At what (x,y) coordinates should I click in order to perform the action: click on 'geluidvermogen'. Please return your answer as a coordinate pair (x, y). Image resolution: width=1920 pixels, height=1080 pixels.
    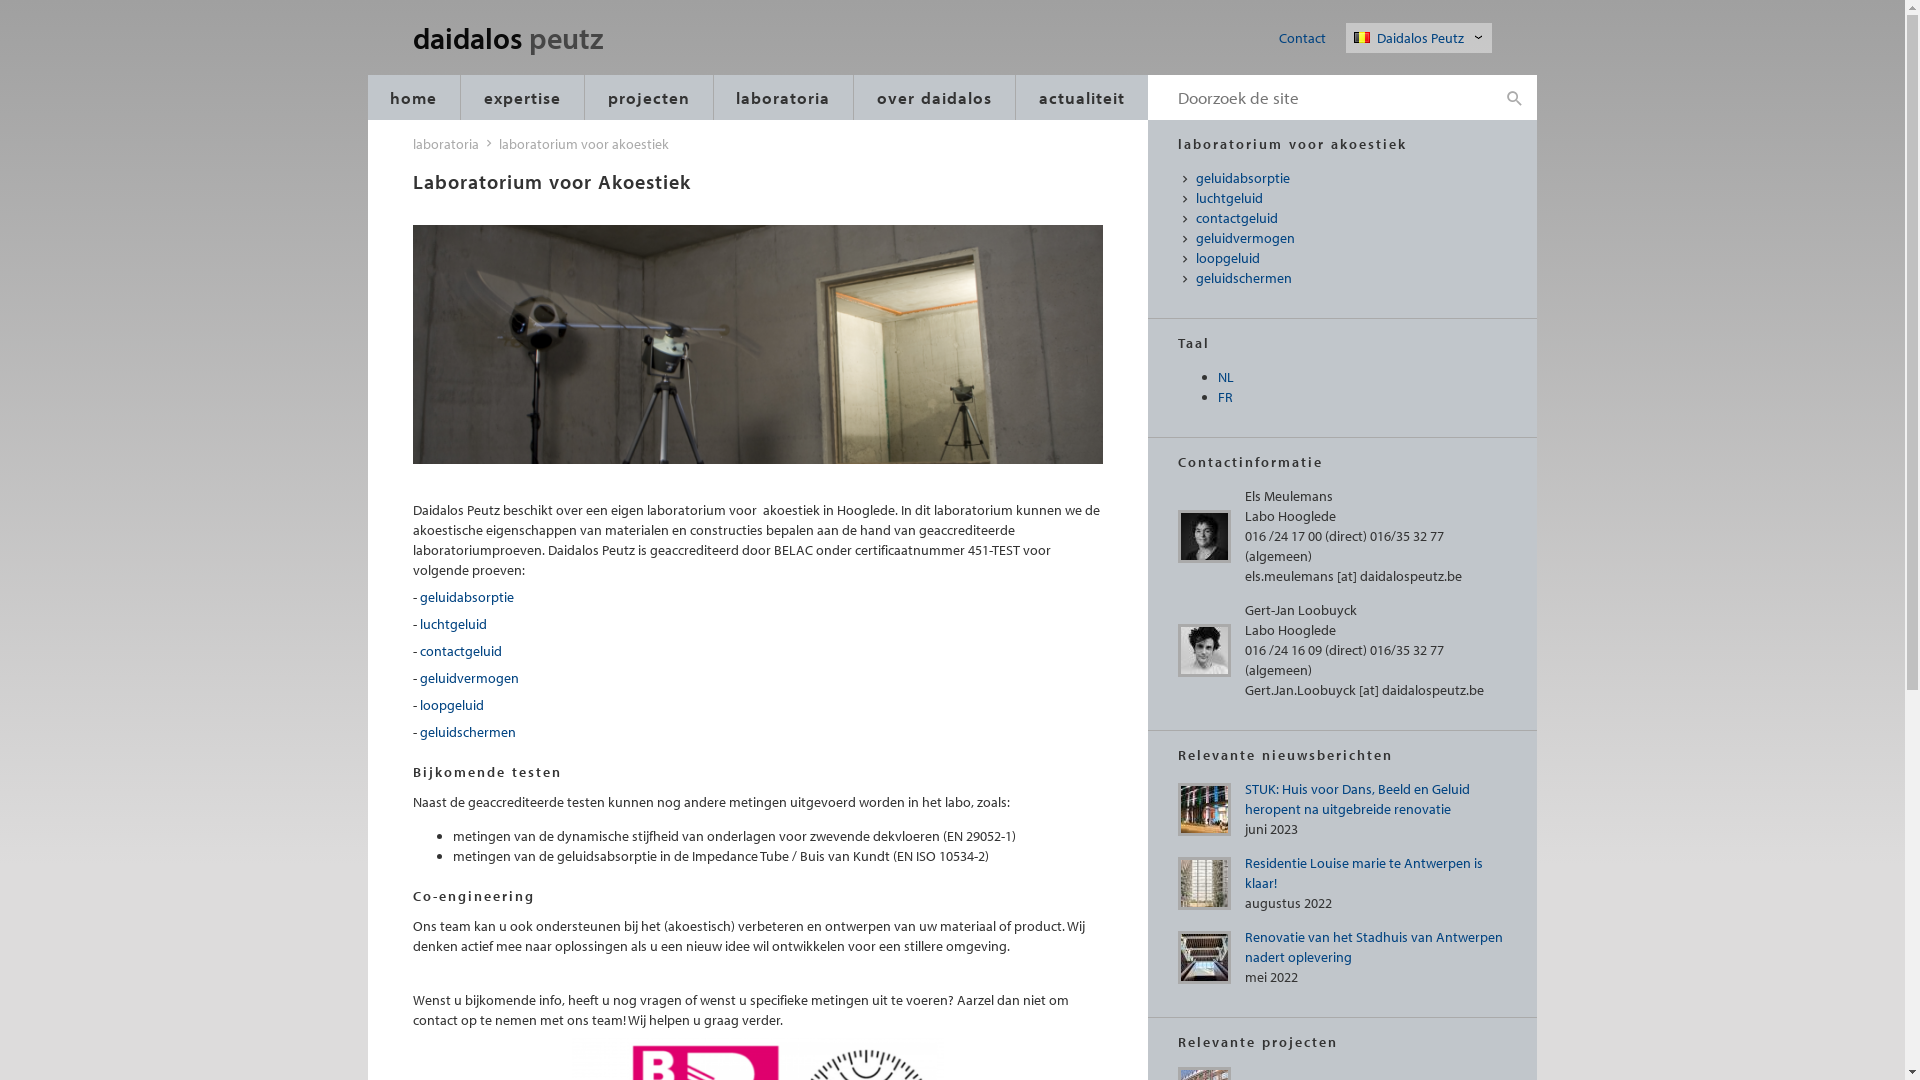
    Looking at the image, I should click on (468, 677).